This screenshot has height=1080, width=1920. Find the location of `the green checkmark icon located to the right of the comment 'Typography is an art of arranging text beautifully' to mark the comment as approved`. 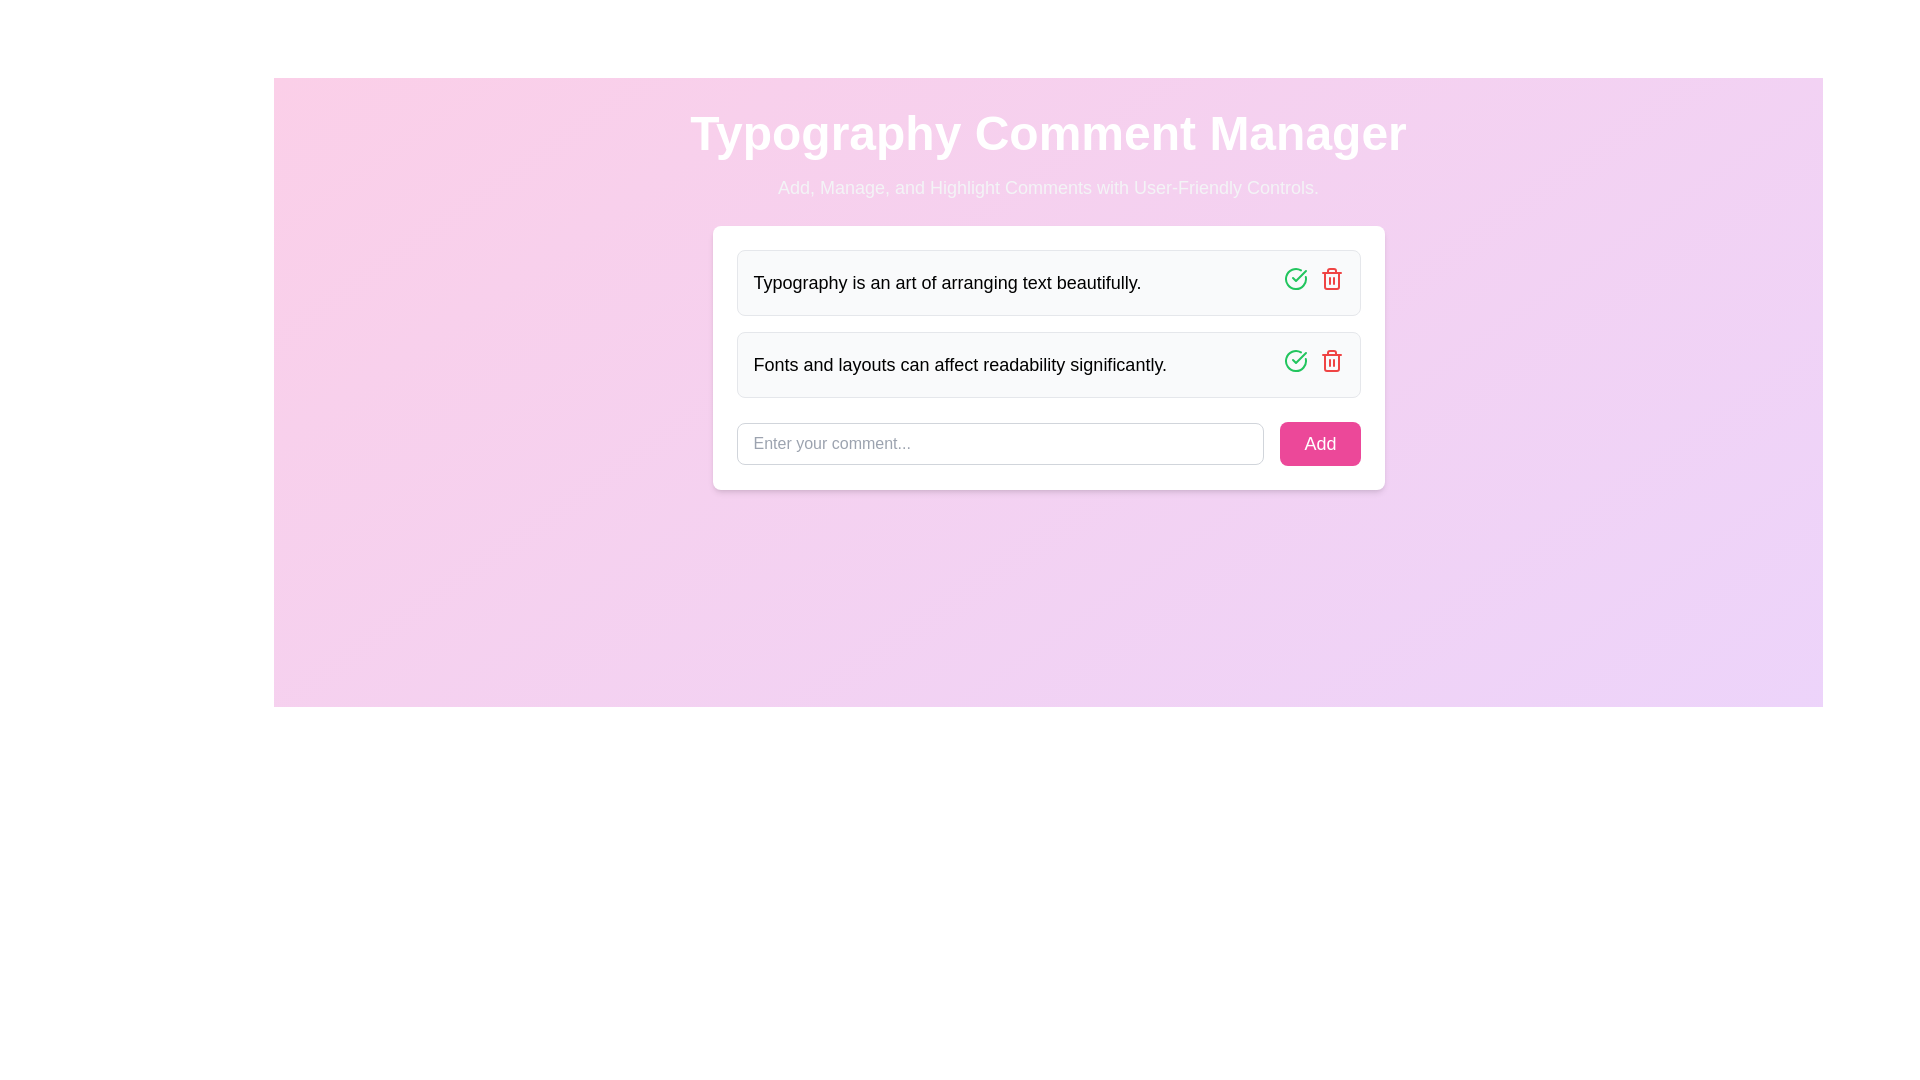

the green checkmark icon located to the right of the comment 'Typography is an art of arranging text beautifully' to mark the comment as approved is located at coordinates (1299, 357).